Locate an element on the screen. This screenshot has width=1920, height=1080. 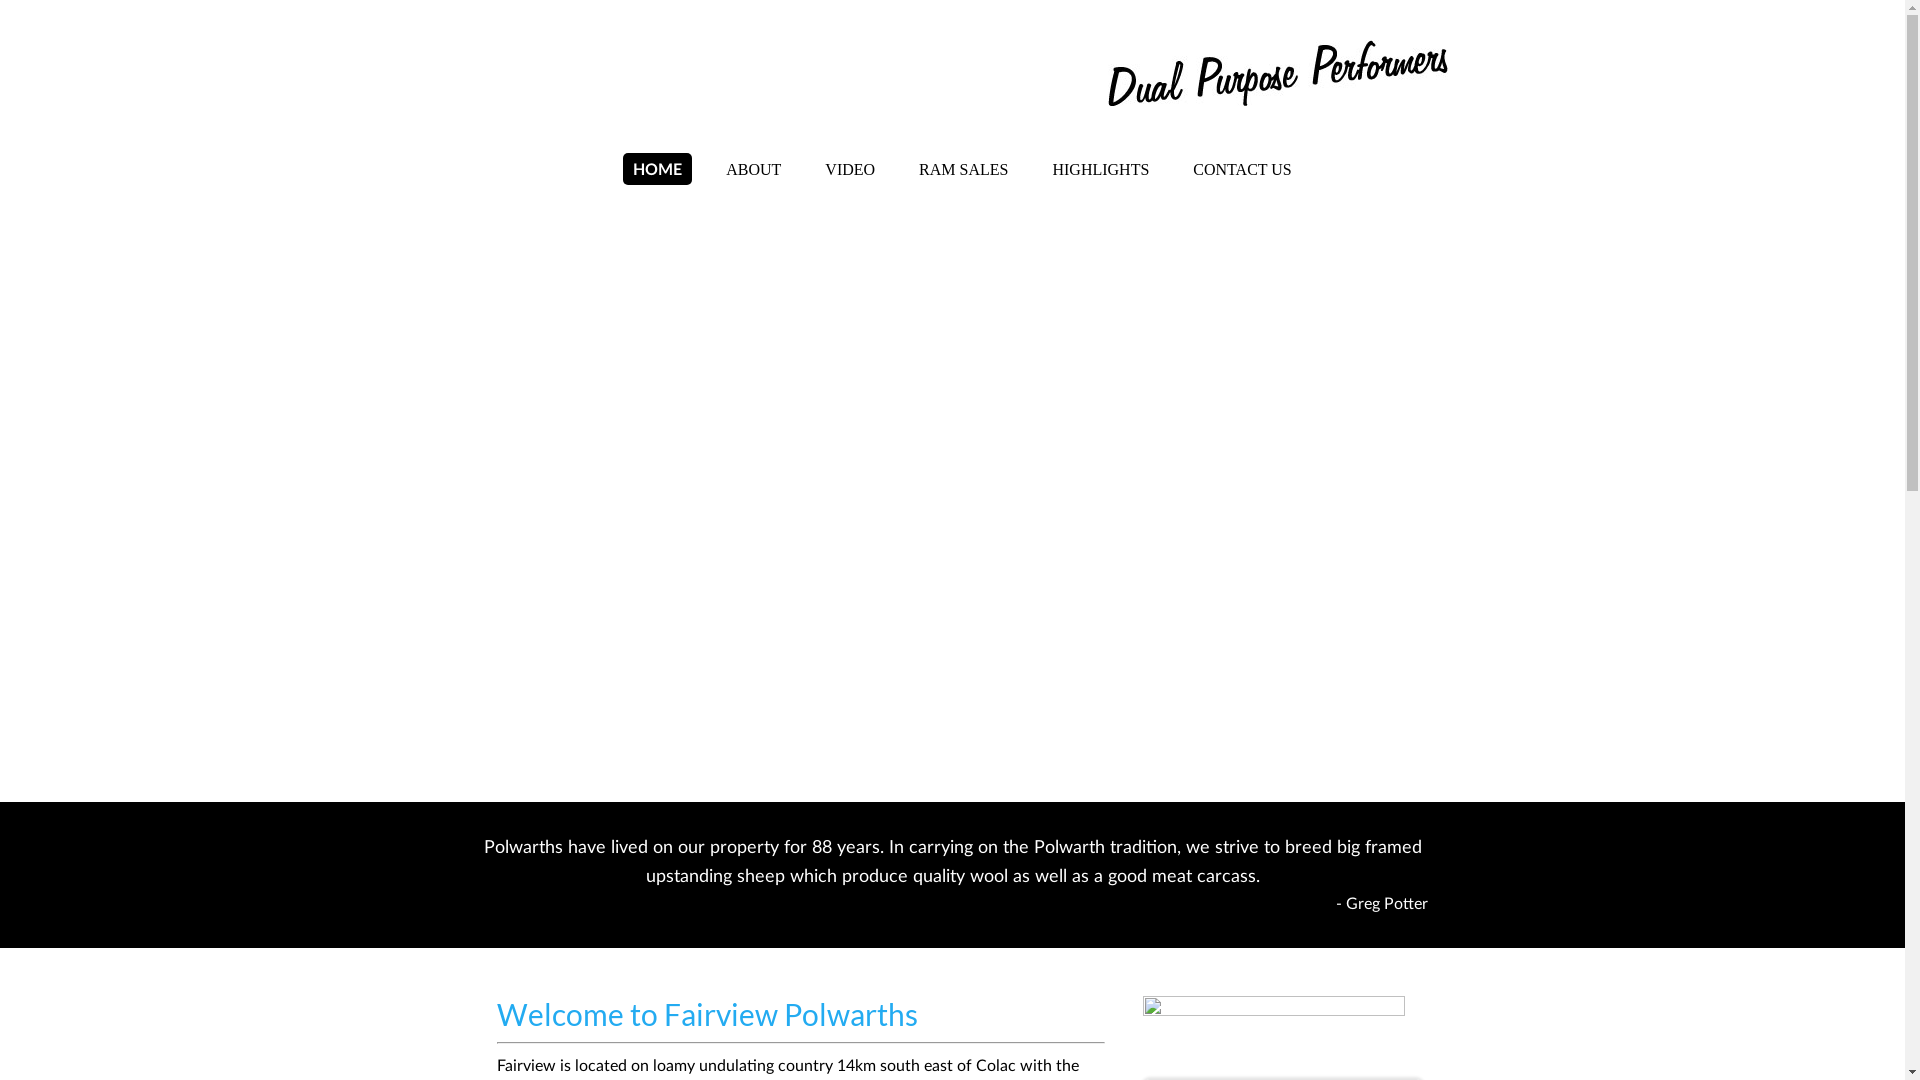
'RAM SALES' is located at coordinates (963, 168).